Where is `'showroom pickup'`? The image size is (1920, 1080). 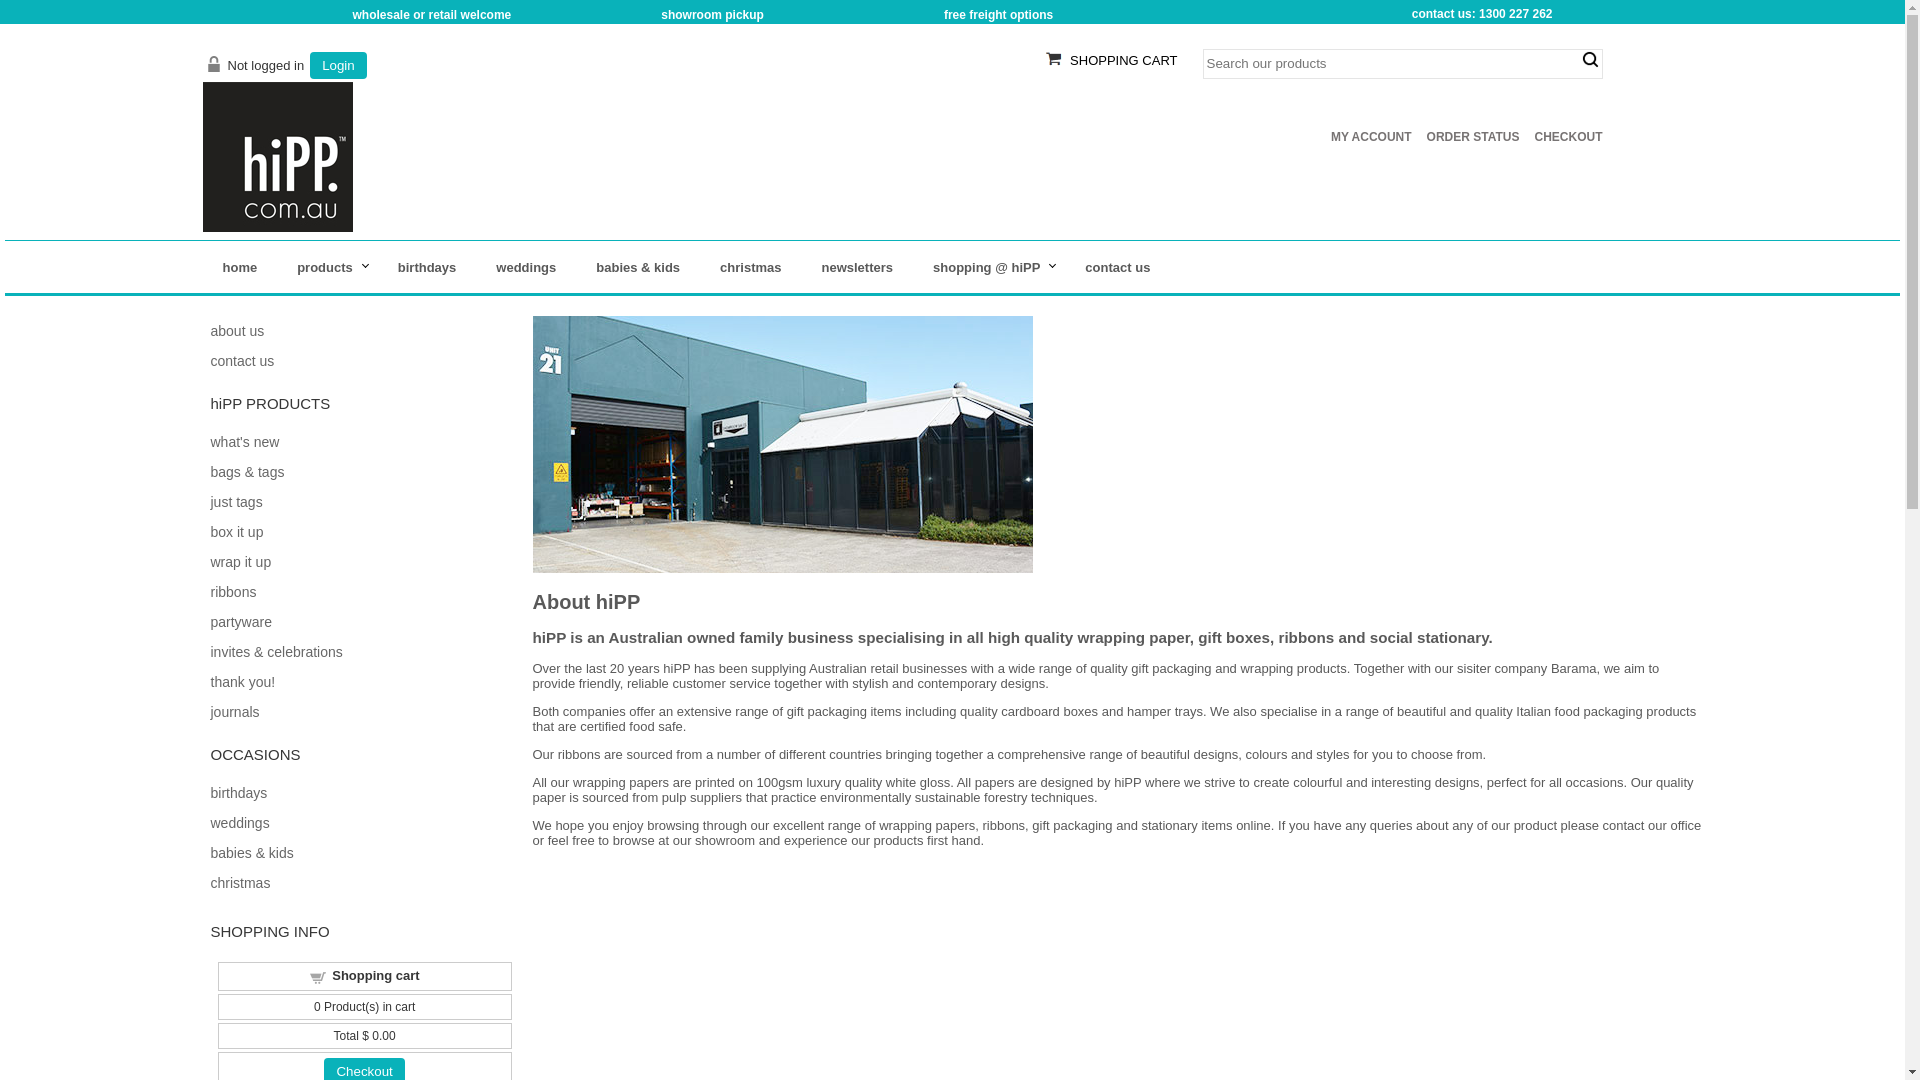
'showroom pickup' is located at coordinates (712, 15).